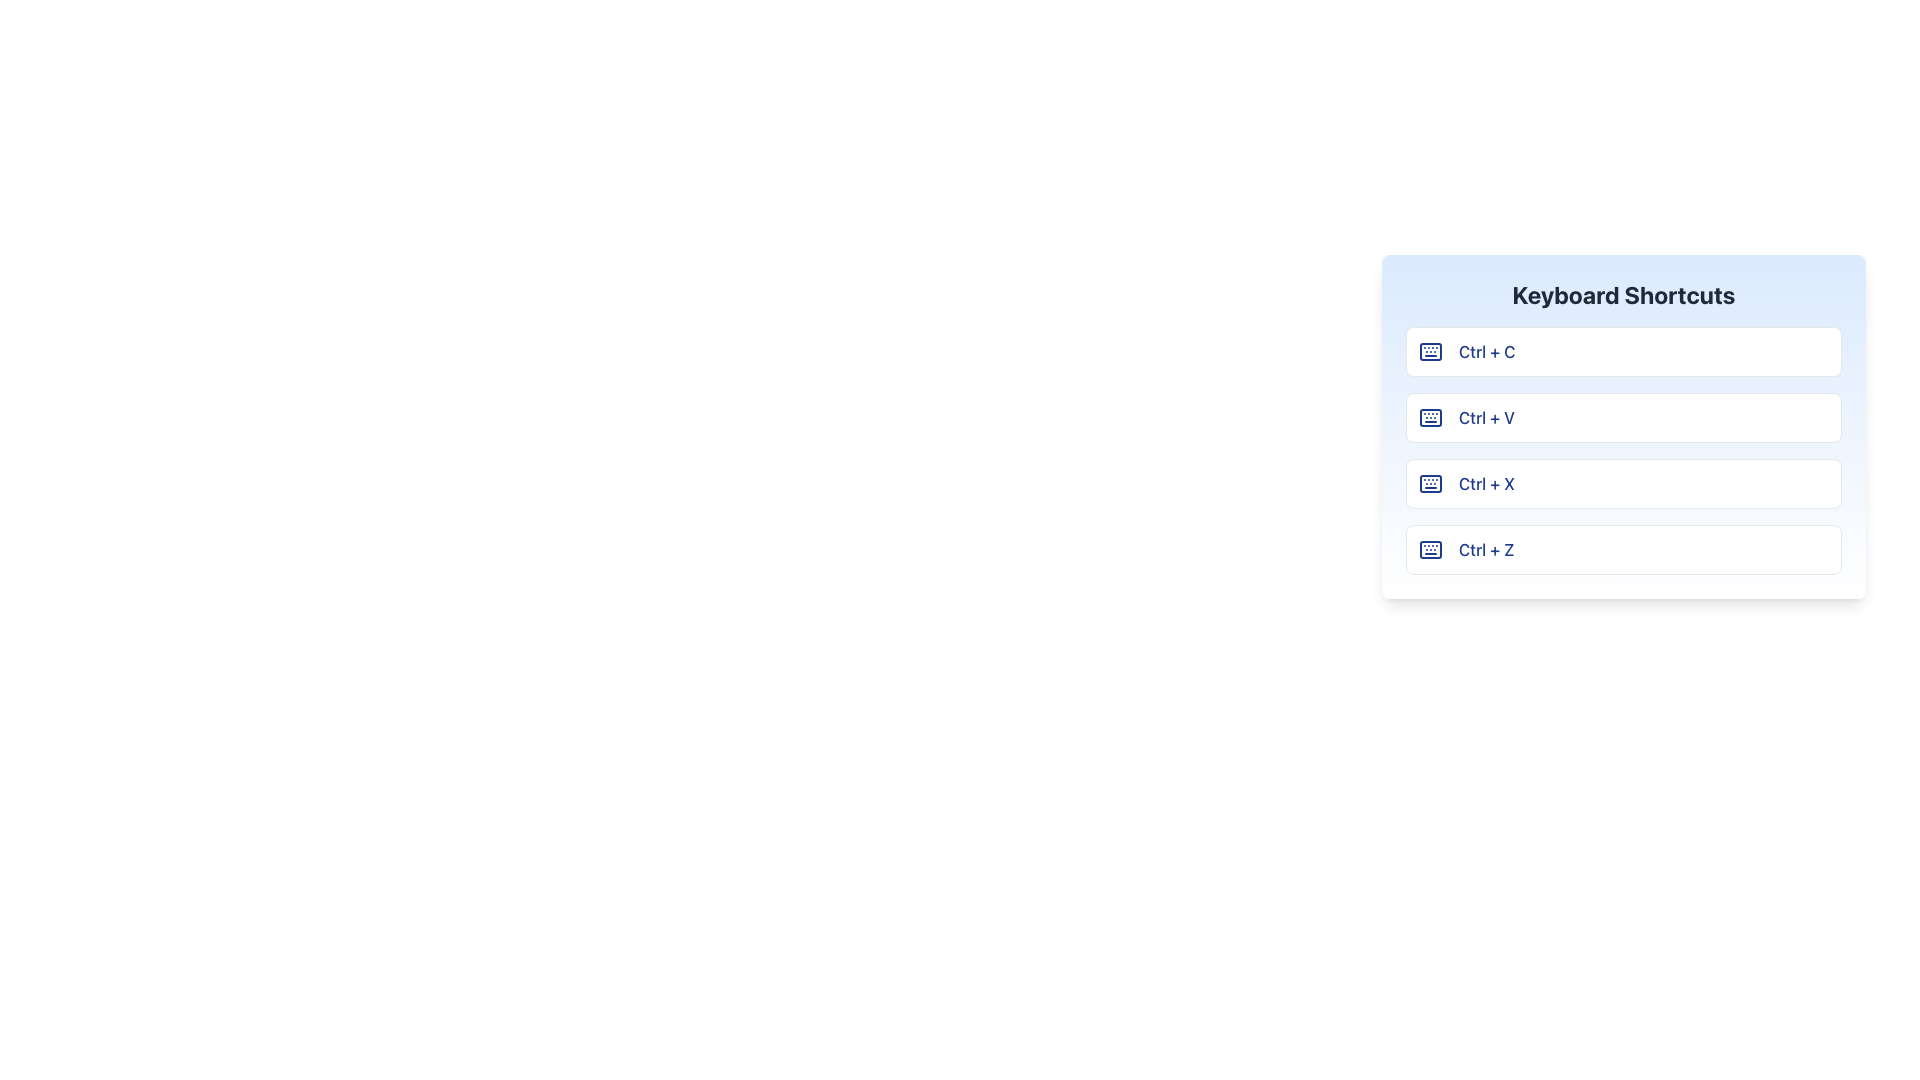 The image size is (1920, 1080). Describe the element at coordinates (1429, 416) in the screenshot. I see `the SVG rectangle element that serves as the background of the keyboard icon within the 'Keyboard Shortcuts' section` at that location.